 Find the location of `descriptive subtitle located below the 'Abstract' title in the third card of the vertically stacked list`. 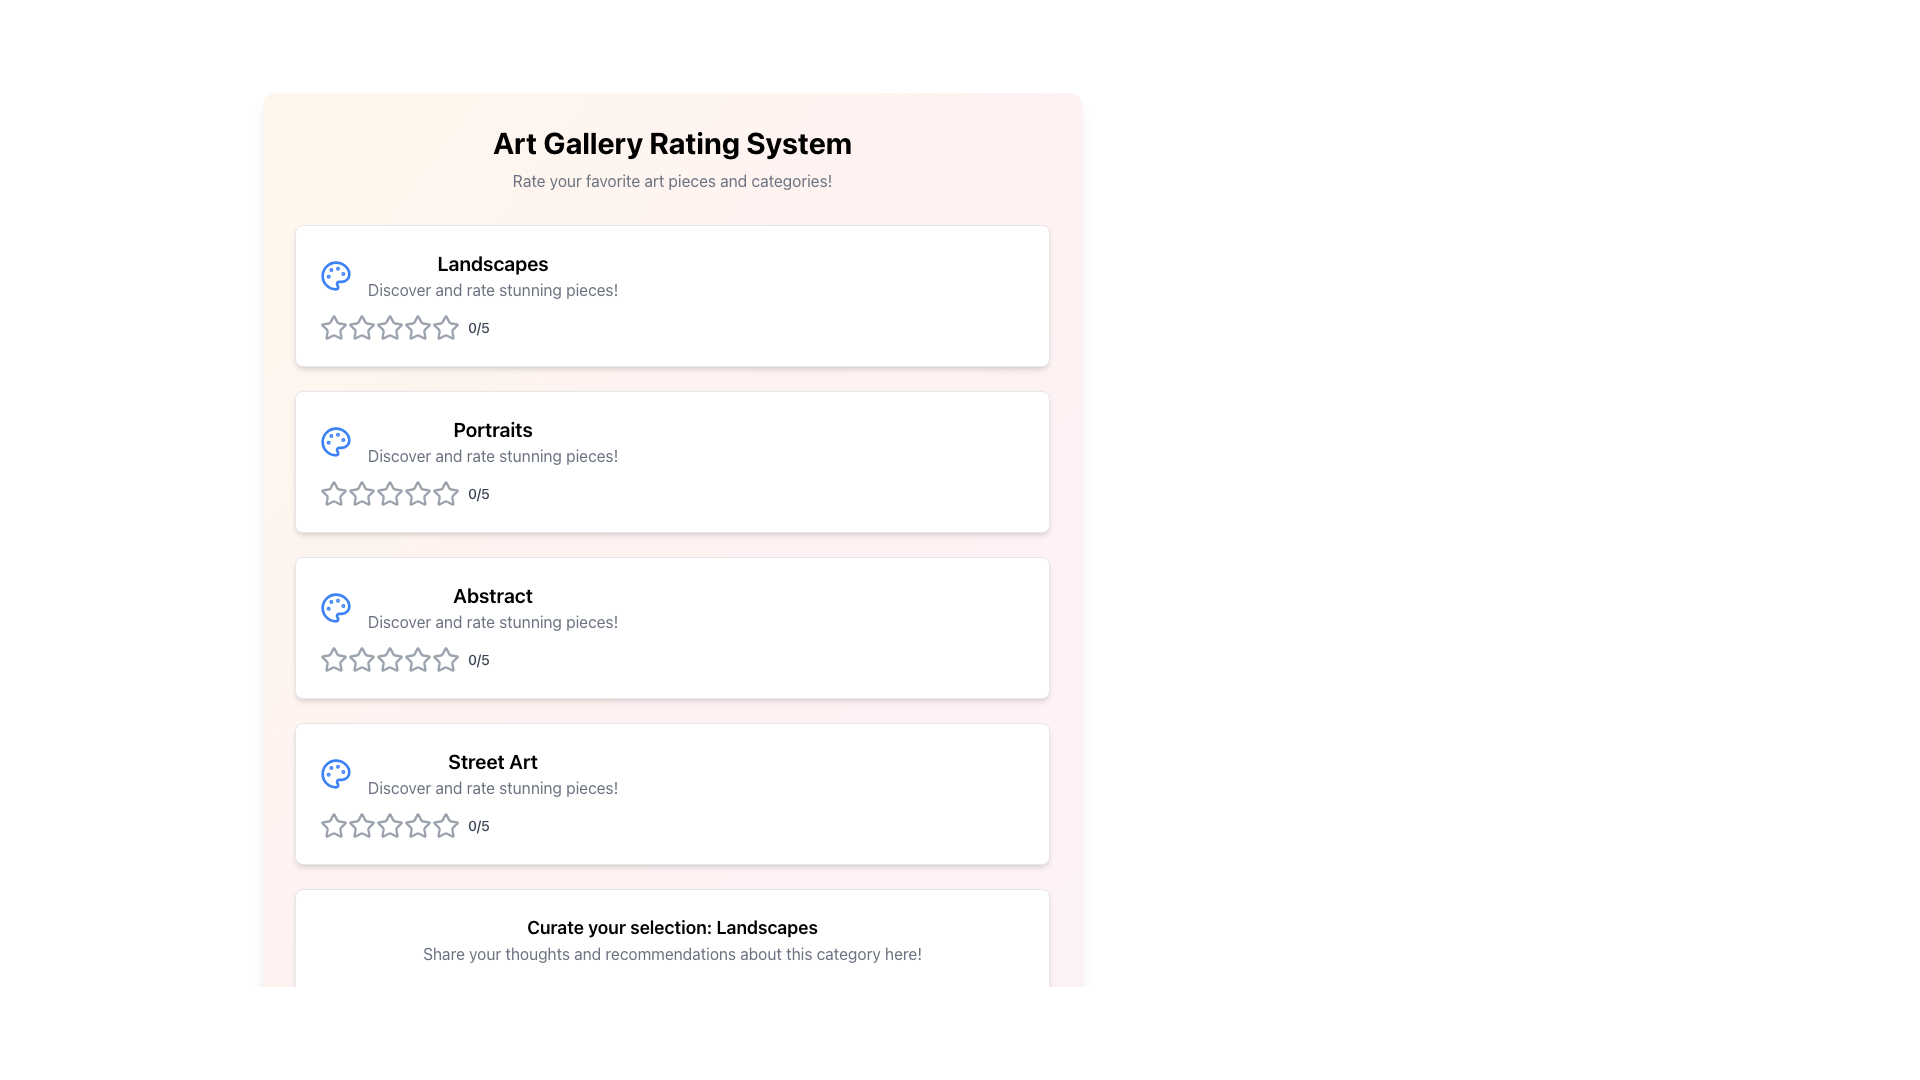

descriptive subtitle located below the 'Abstract' title in the third card of the vertically stacked list is located at coordinates (493, 620).